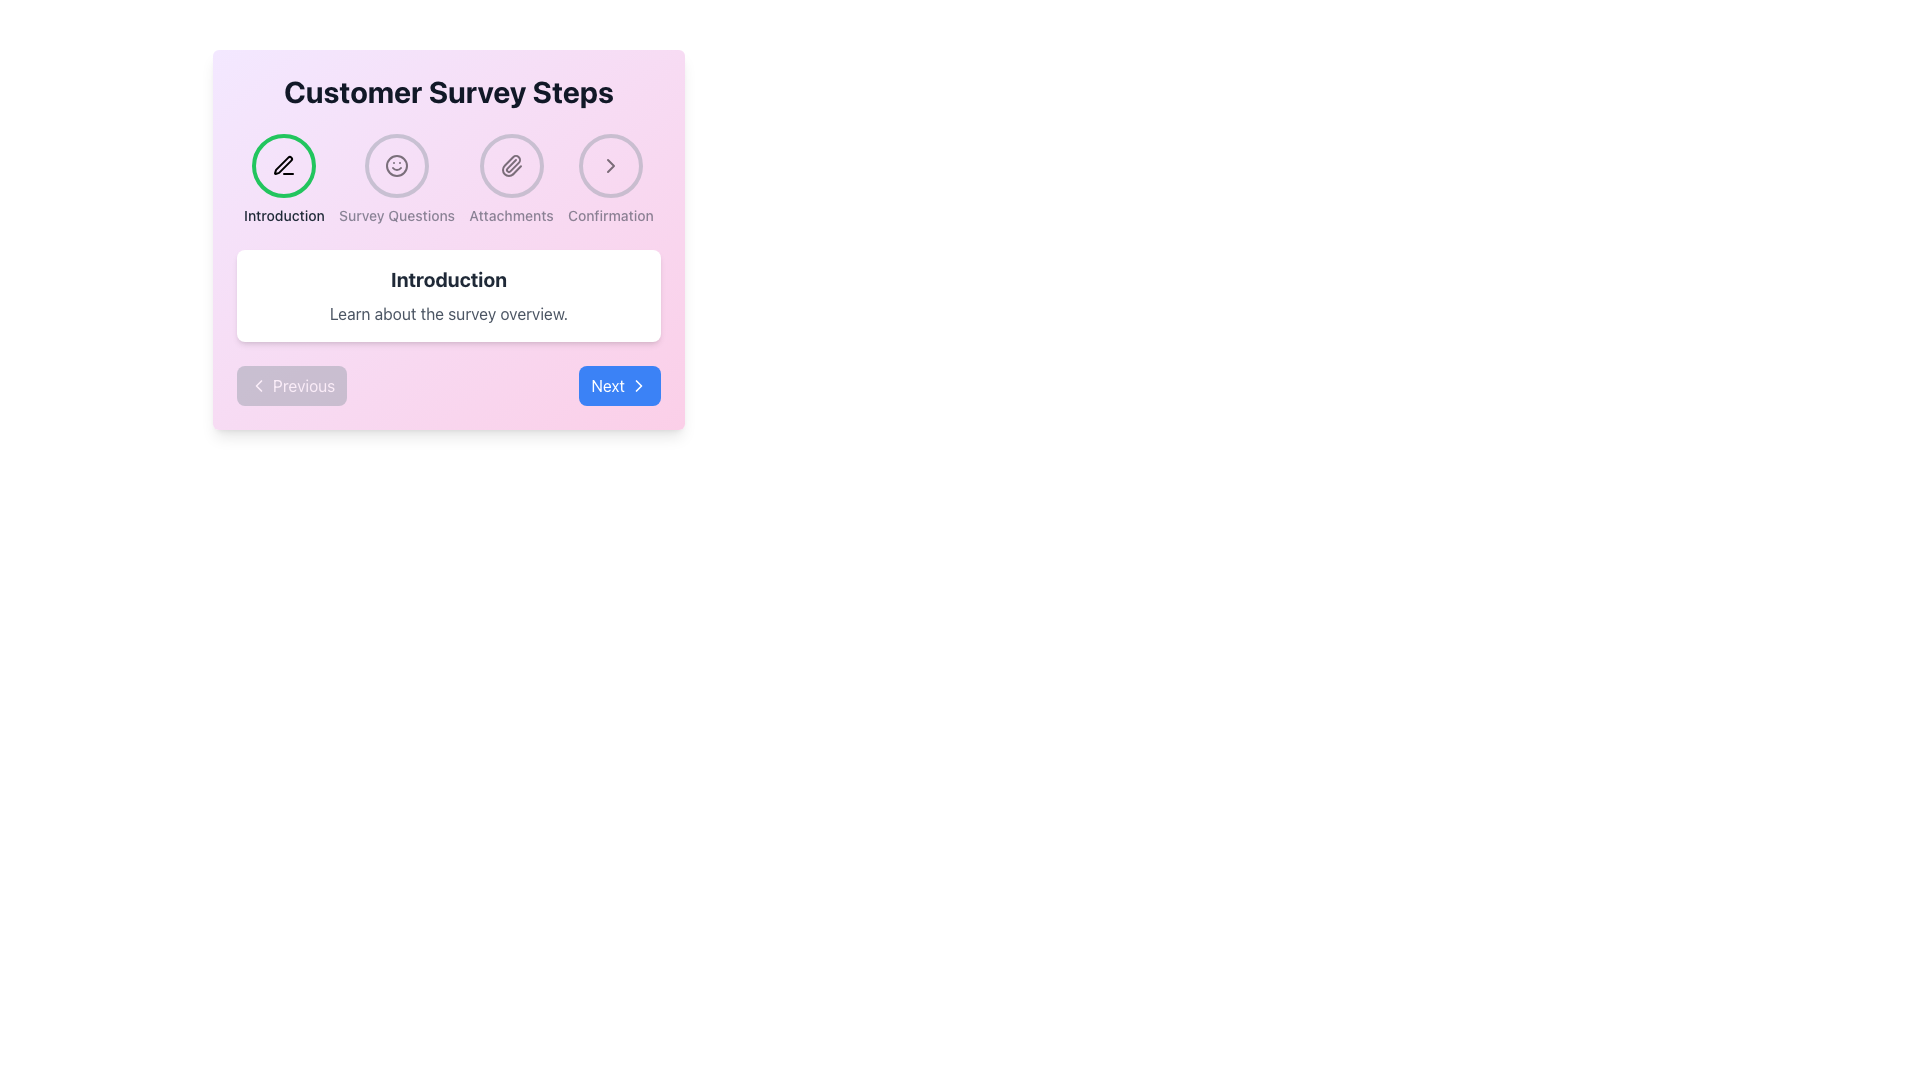 This screenshot has width=1920, height=1080. What do you see at coordinates (511, 164) in the screenshot?
I see `the static paperclip icon indicating the 'Attachments' step in the multi-step customer survey process` at bounding box center [511, 164].